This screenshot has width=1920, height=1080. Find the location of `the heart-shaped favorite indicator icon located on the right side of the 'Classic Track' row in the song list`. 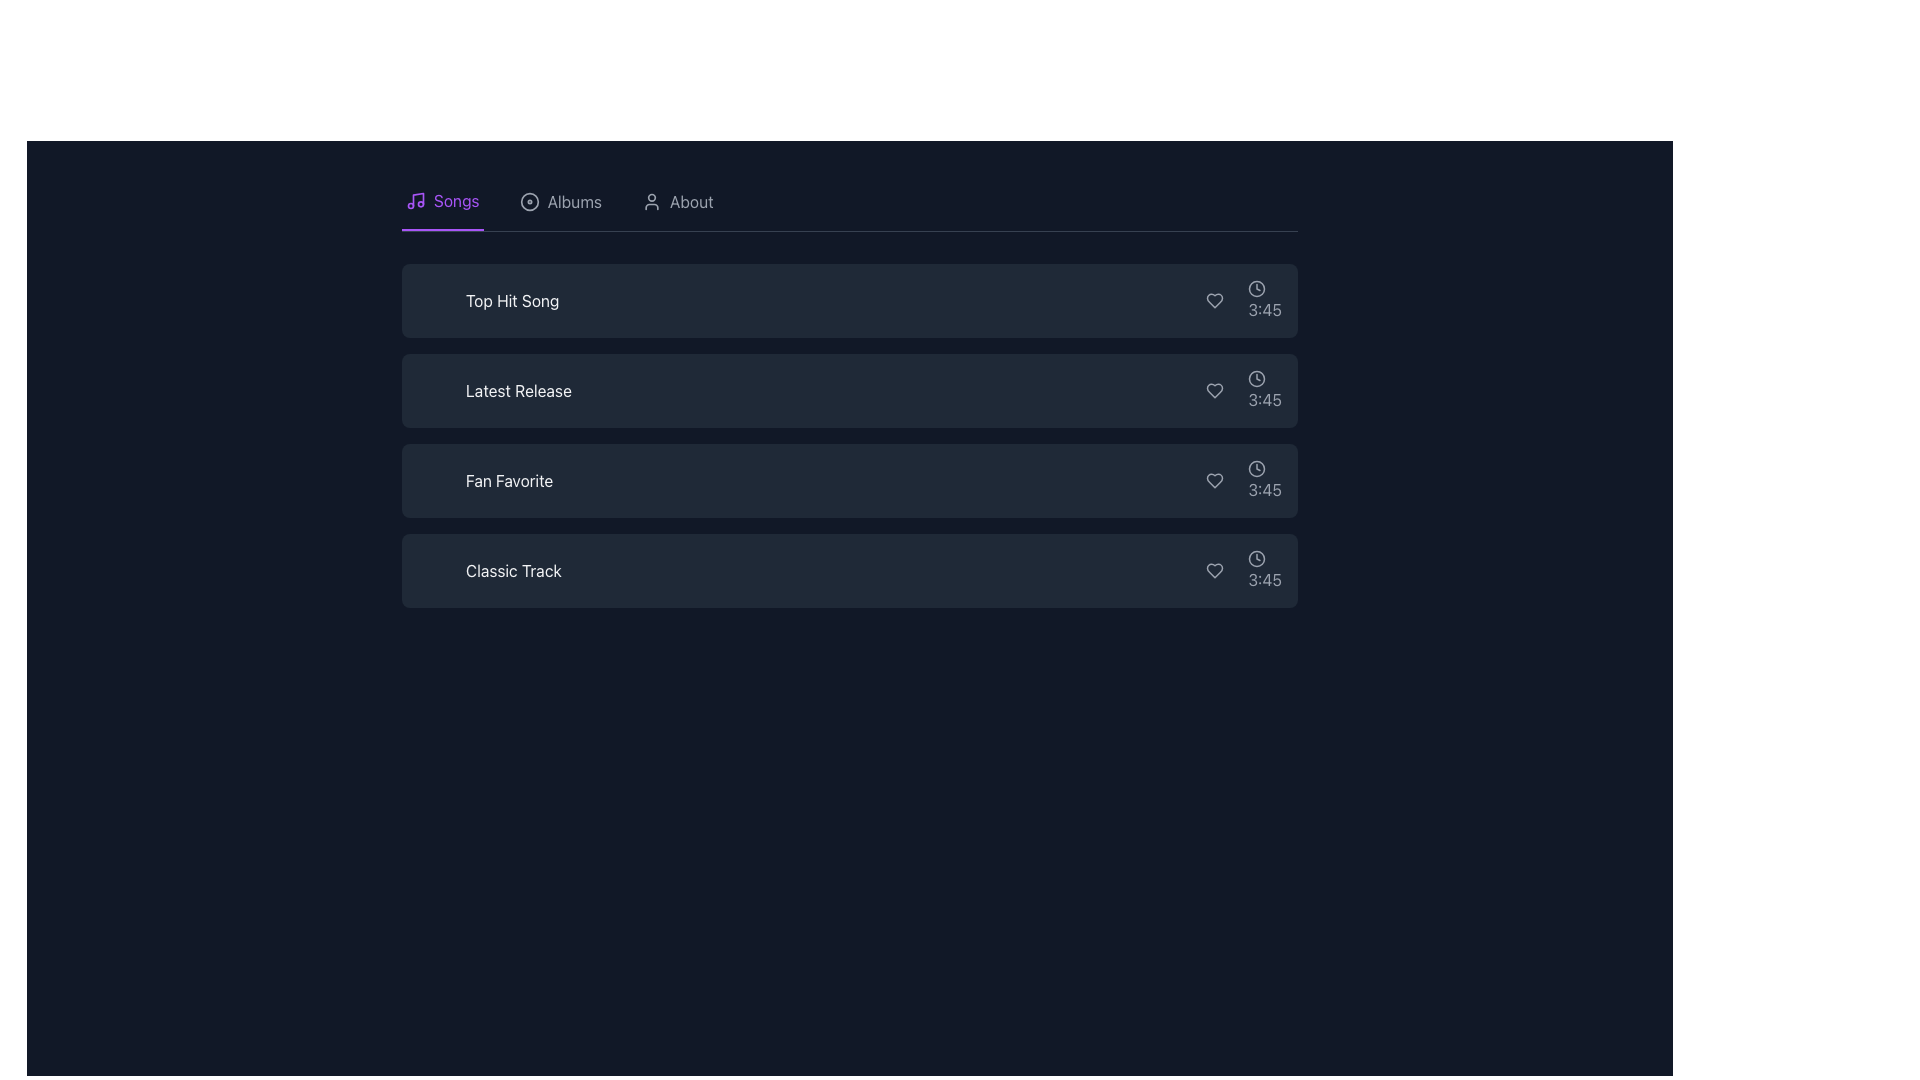

the heart-shaped favorite indicator icon located on the right side of the 'Classic Track' row in the song list is located at coordinates (1214, 570).